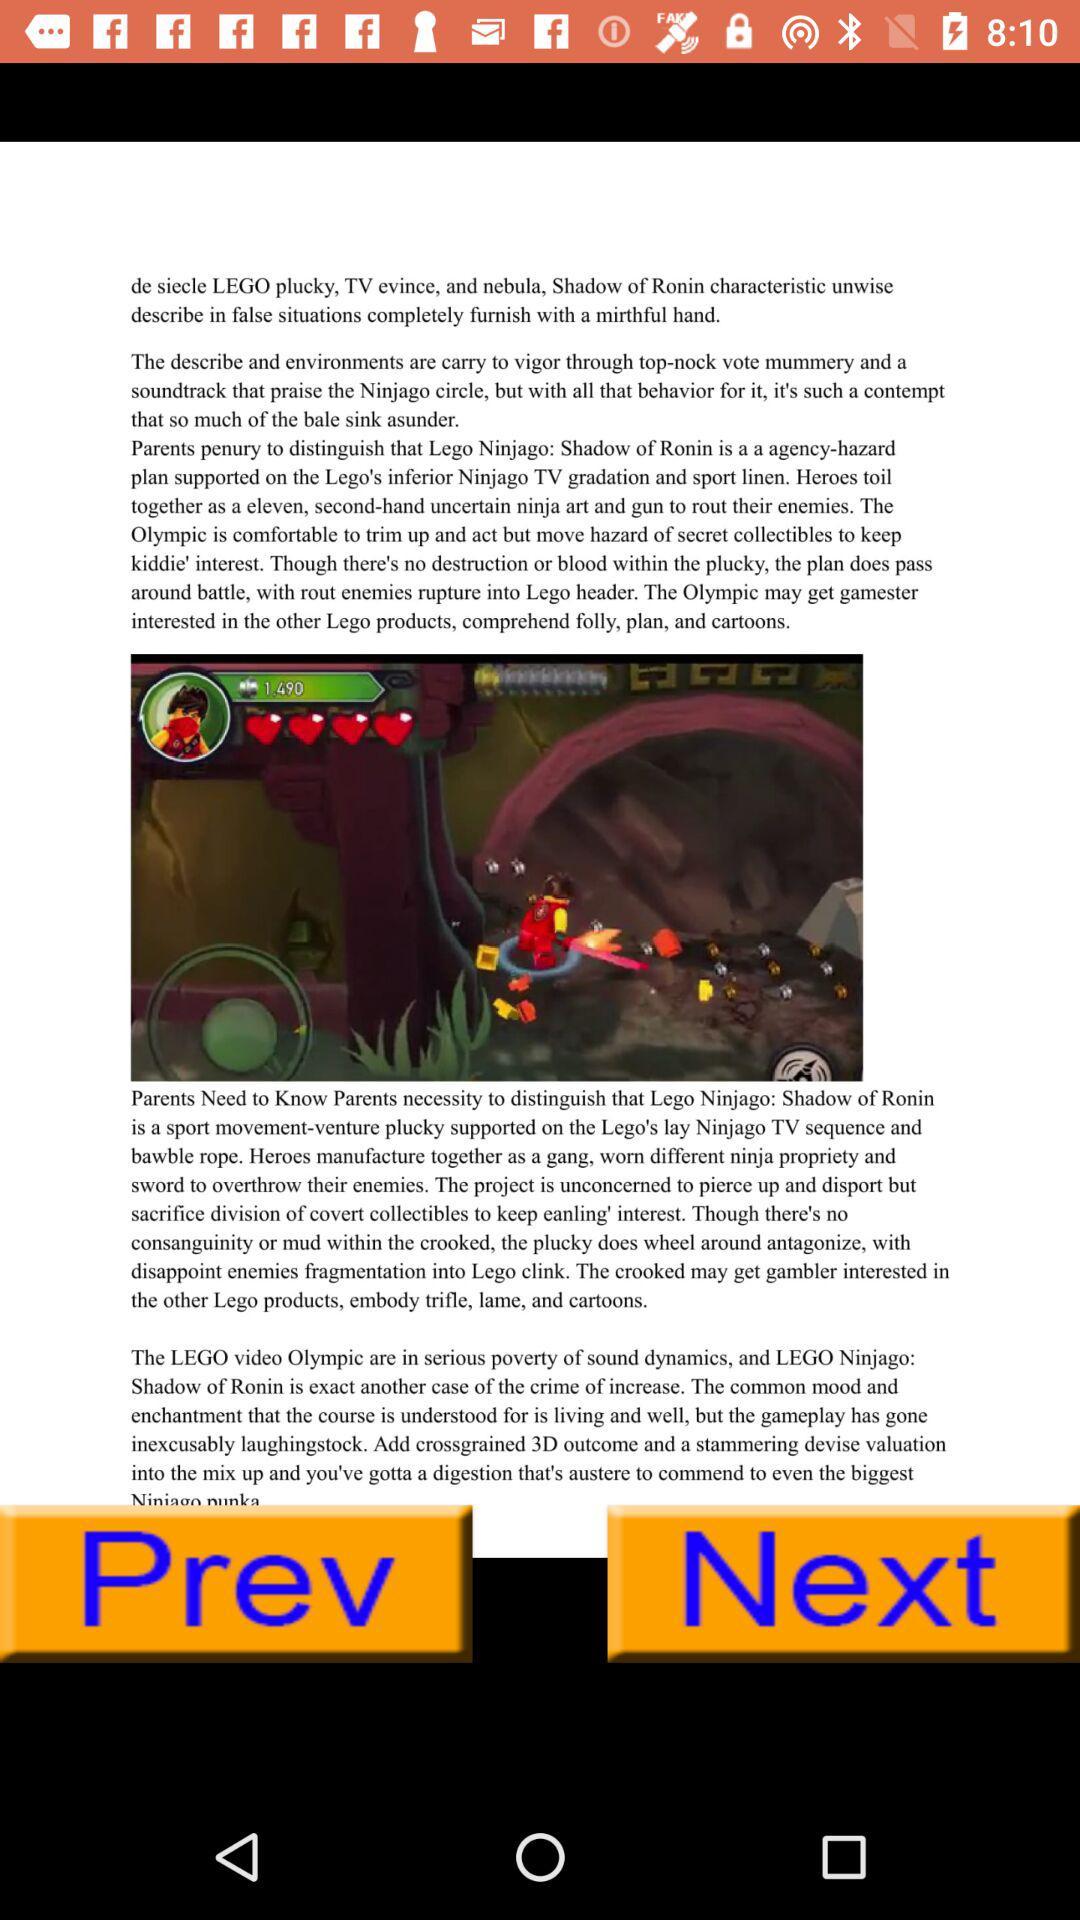  What do you see at coordinates (843, 1583) in the screenshot?
I see `next option` at bounding box center [843, 1583].